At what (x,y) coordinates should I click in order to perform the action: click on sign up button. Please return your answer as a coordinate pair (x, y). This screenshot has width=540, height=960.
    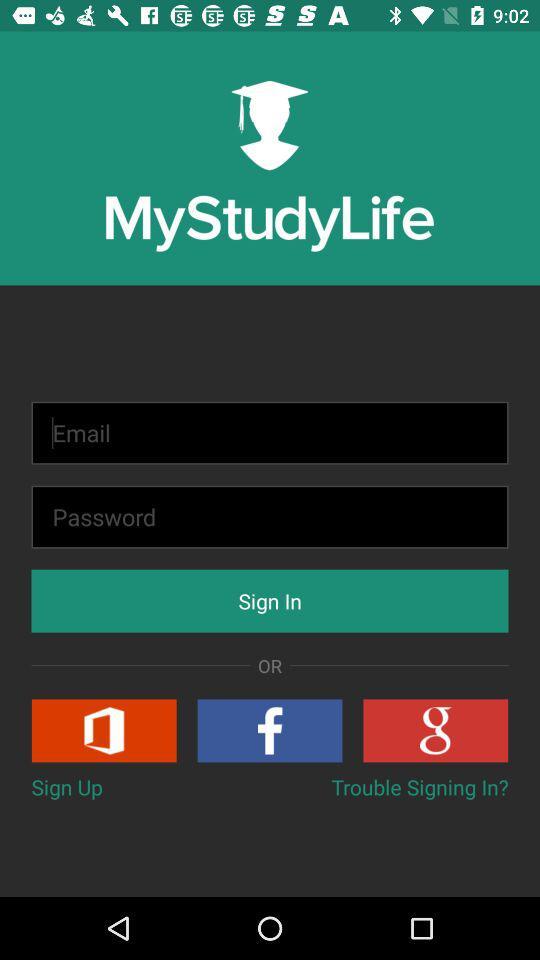
    Looking at the image, I should click on (104, 729).